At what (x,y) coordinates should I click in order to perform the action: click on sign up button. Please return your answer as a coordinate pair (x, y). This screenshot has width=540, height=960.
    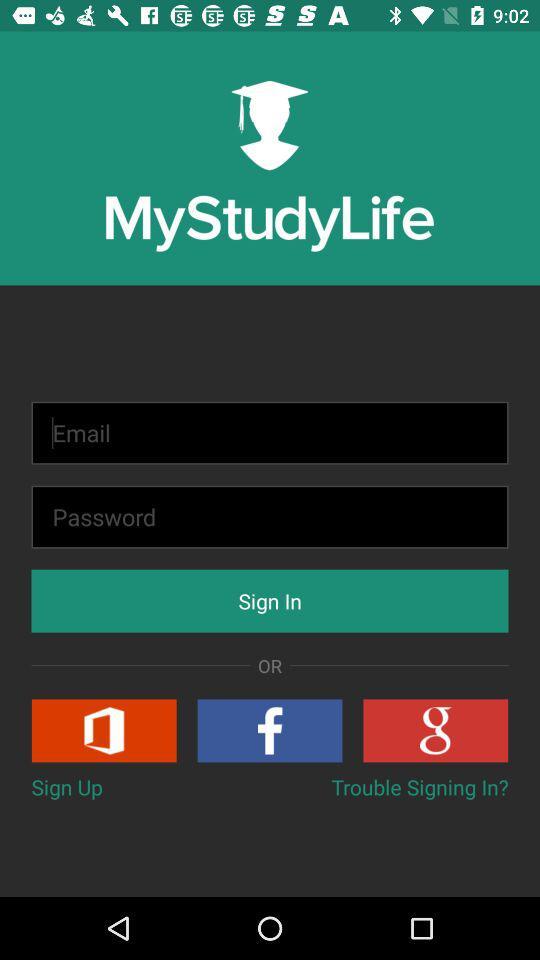
    Looking at the image, I should click on (104, 729).